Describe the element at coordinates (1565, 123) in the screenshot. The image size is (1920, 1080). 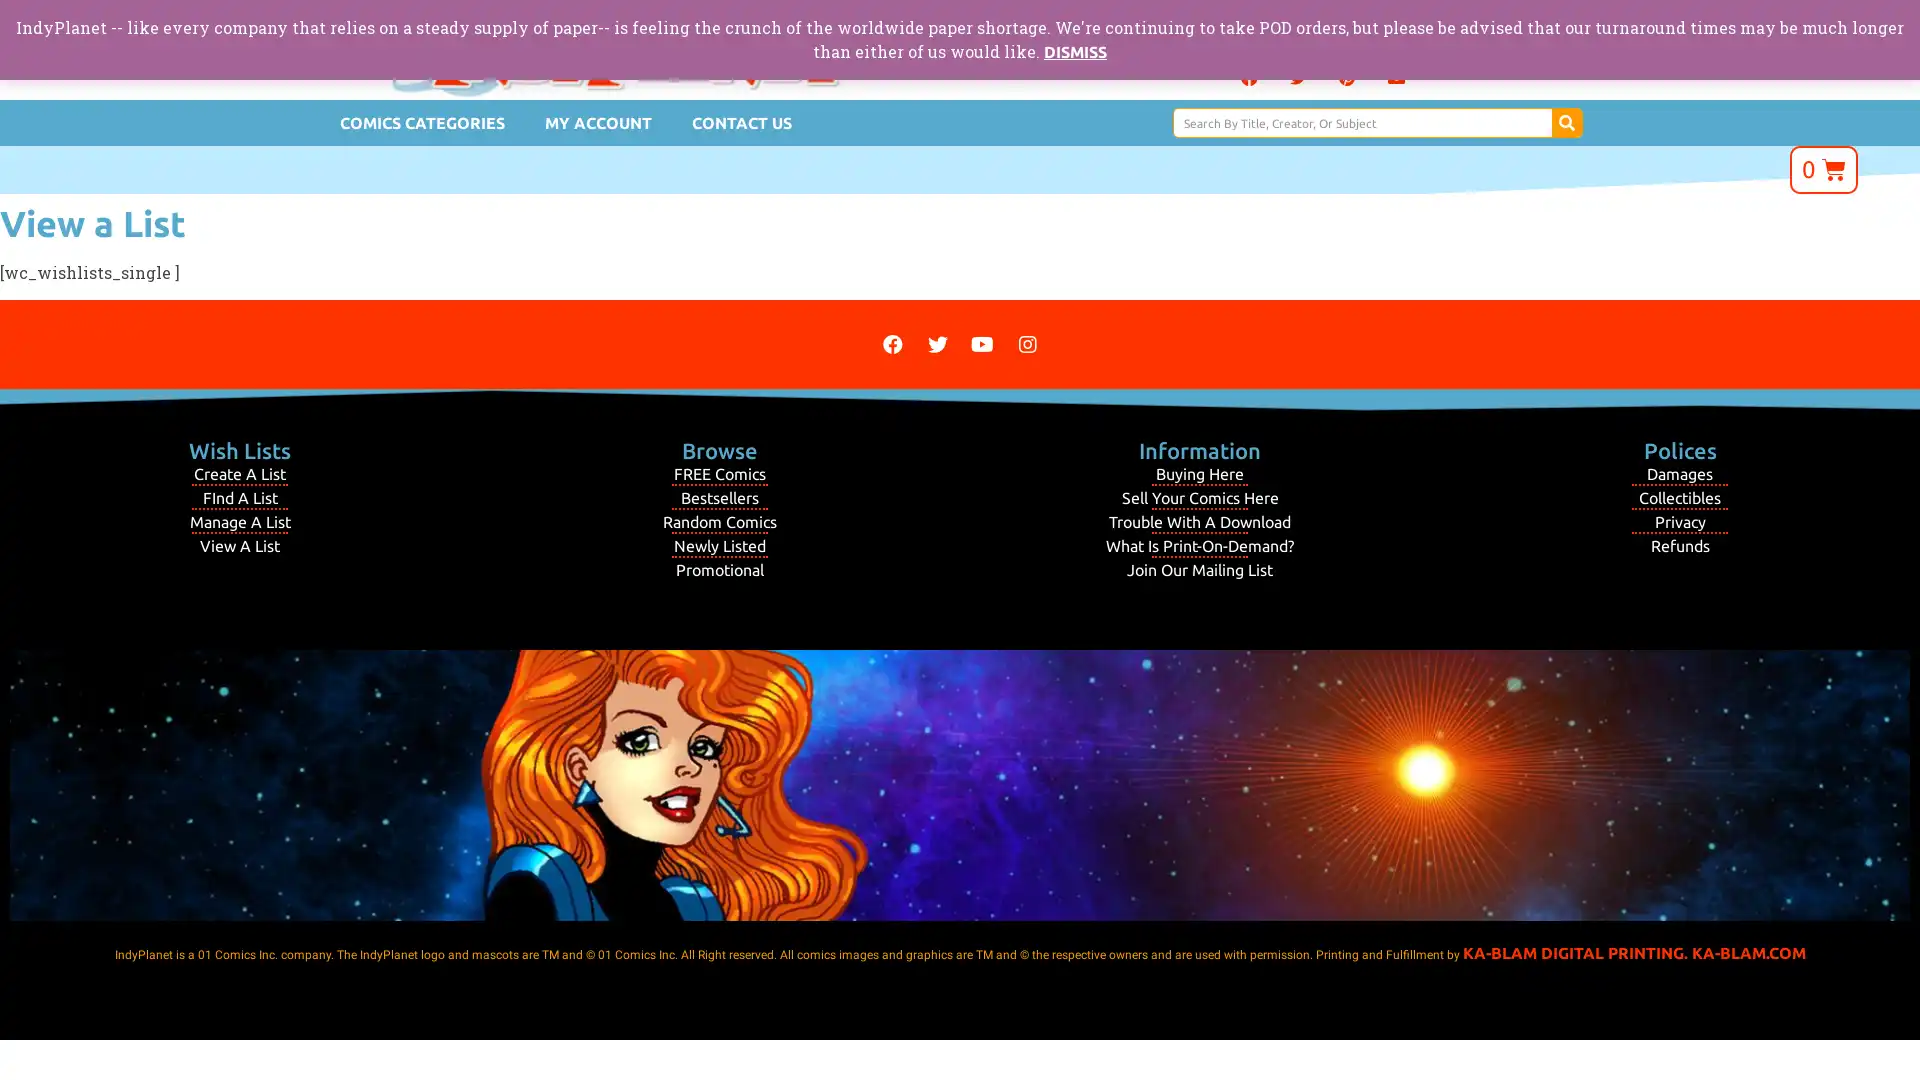
I see `Search` at that location.